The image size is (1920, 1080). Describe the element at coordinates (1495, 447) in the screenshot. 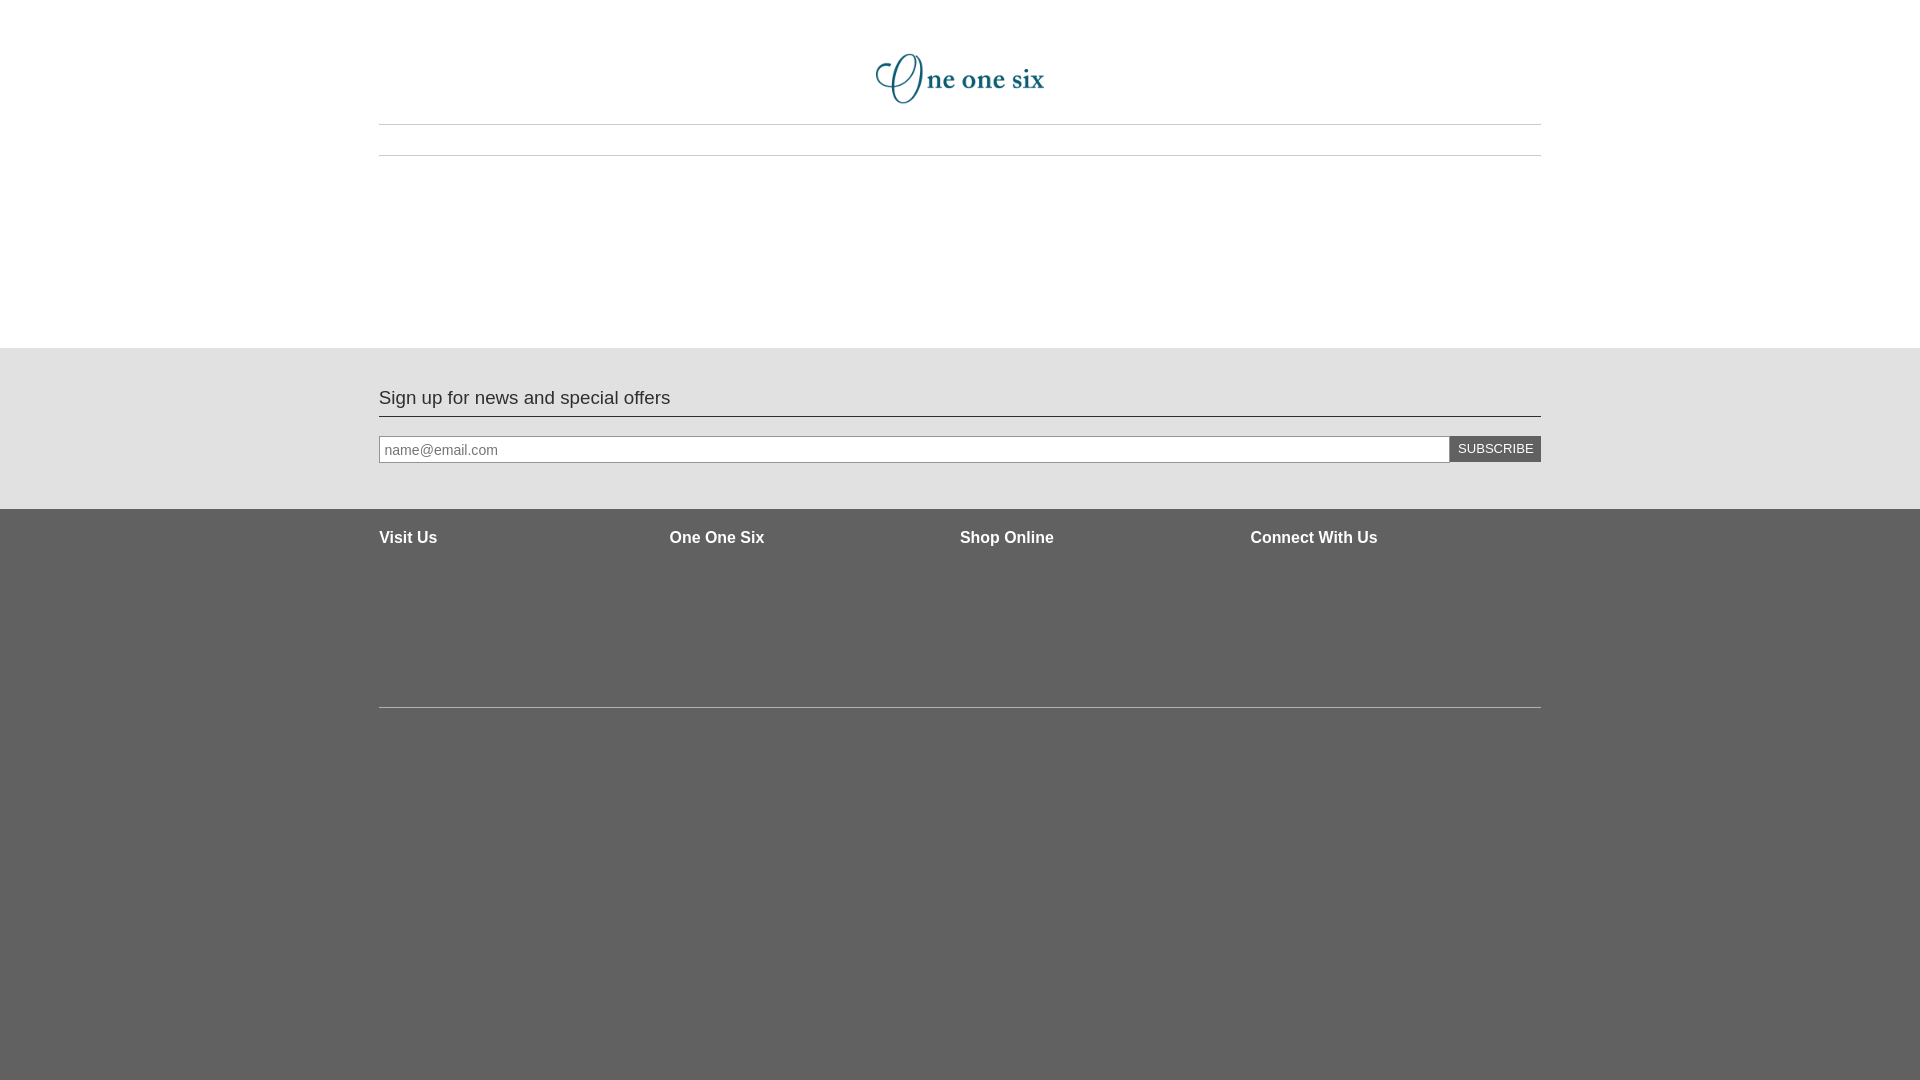

I see `'Subscribe'` at that location.